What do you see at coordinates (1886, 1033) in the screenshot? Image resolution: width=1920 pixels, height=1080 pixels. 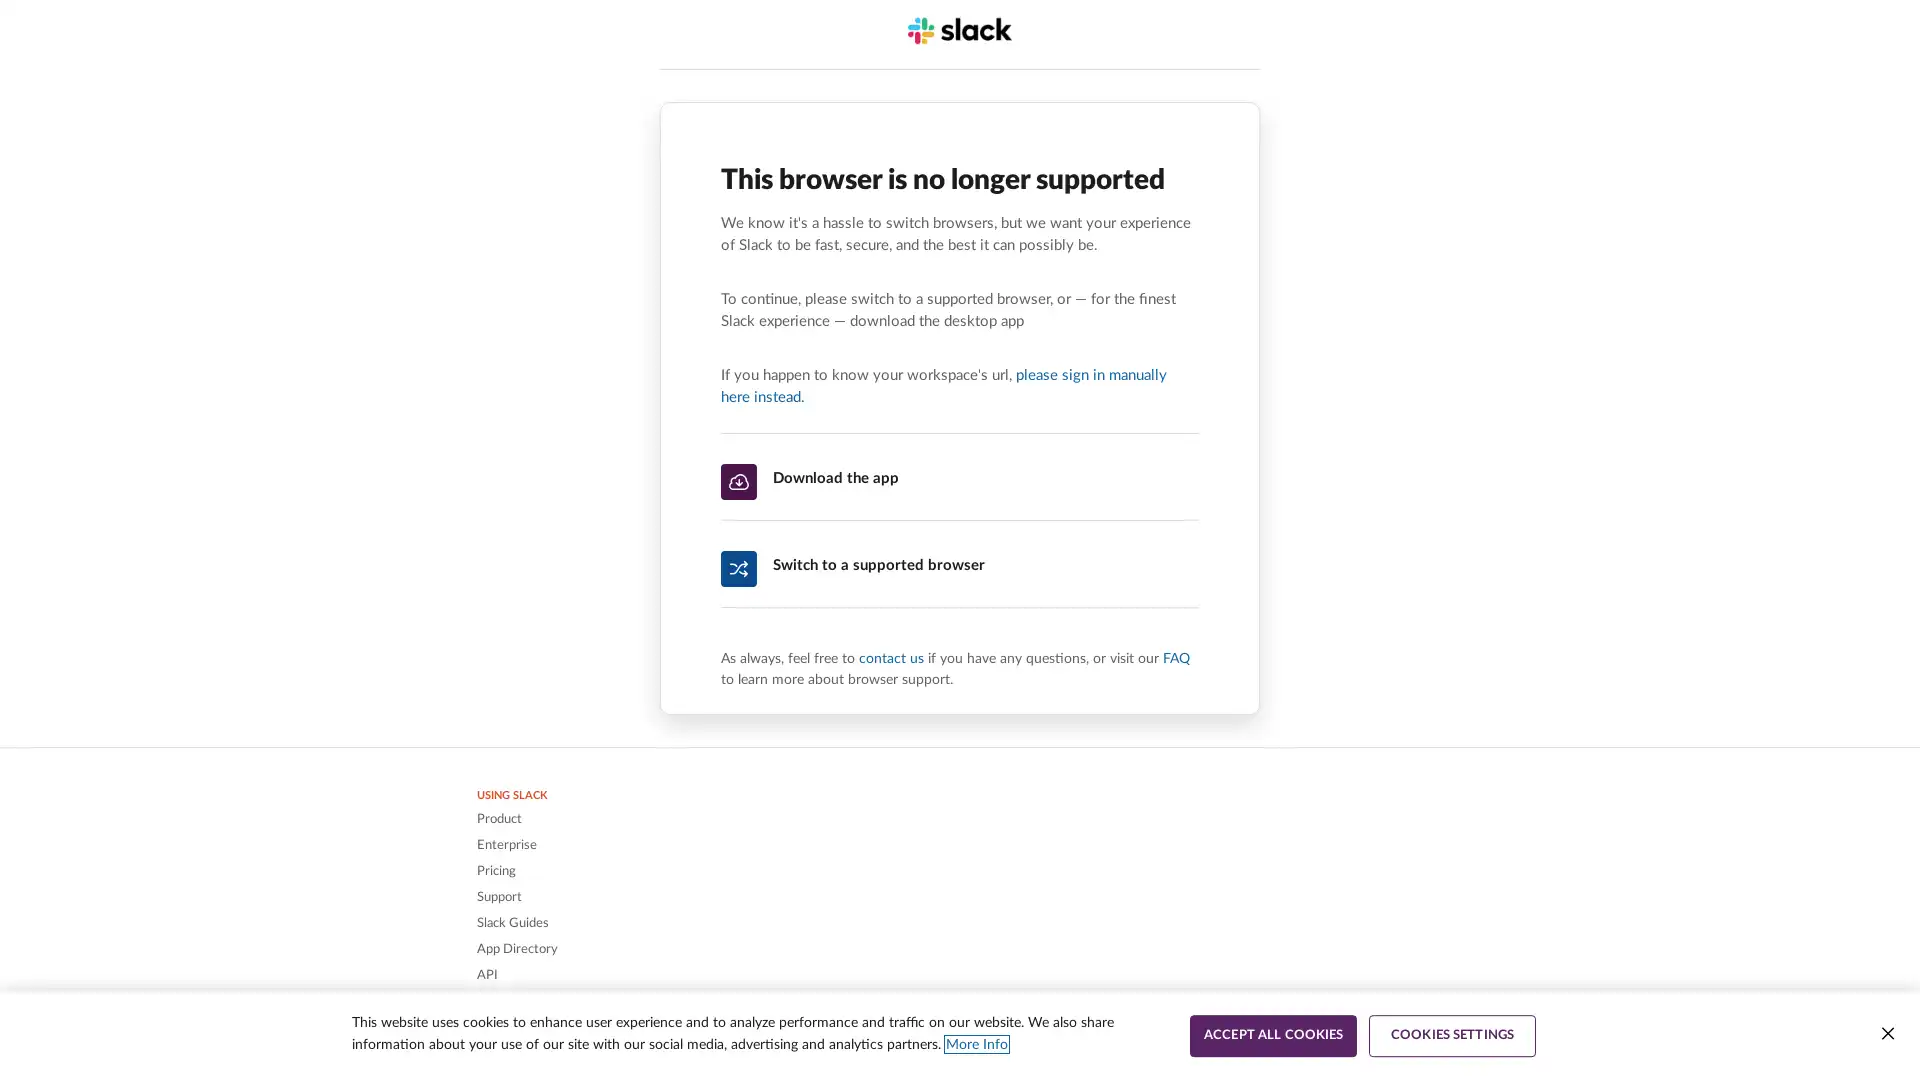 I see `Close` at bounding box center [1886, 1033].